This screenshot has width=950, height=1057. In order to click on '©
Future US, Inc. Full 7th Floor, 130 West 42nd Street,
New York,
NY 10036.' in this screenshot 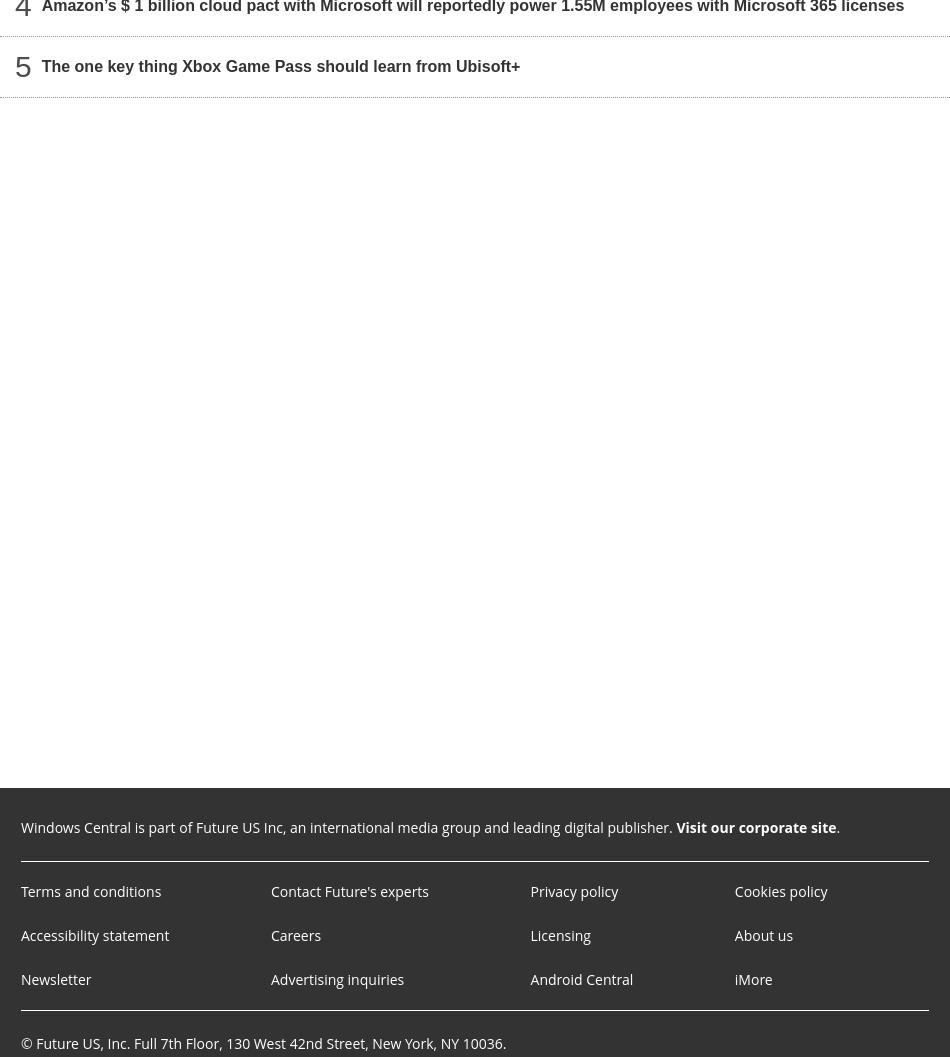, I will do `click(262, 1042)`.